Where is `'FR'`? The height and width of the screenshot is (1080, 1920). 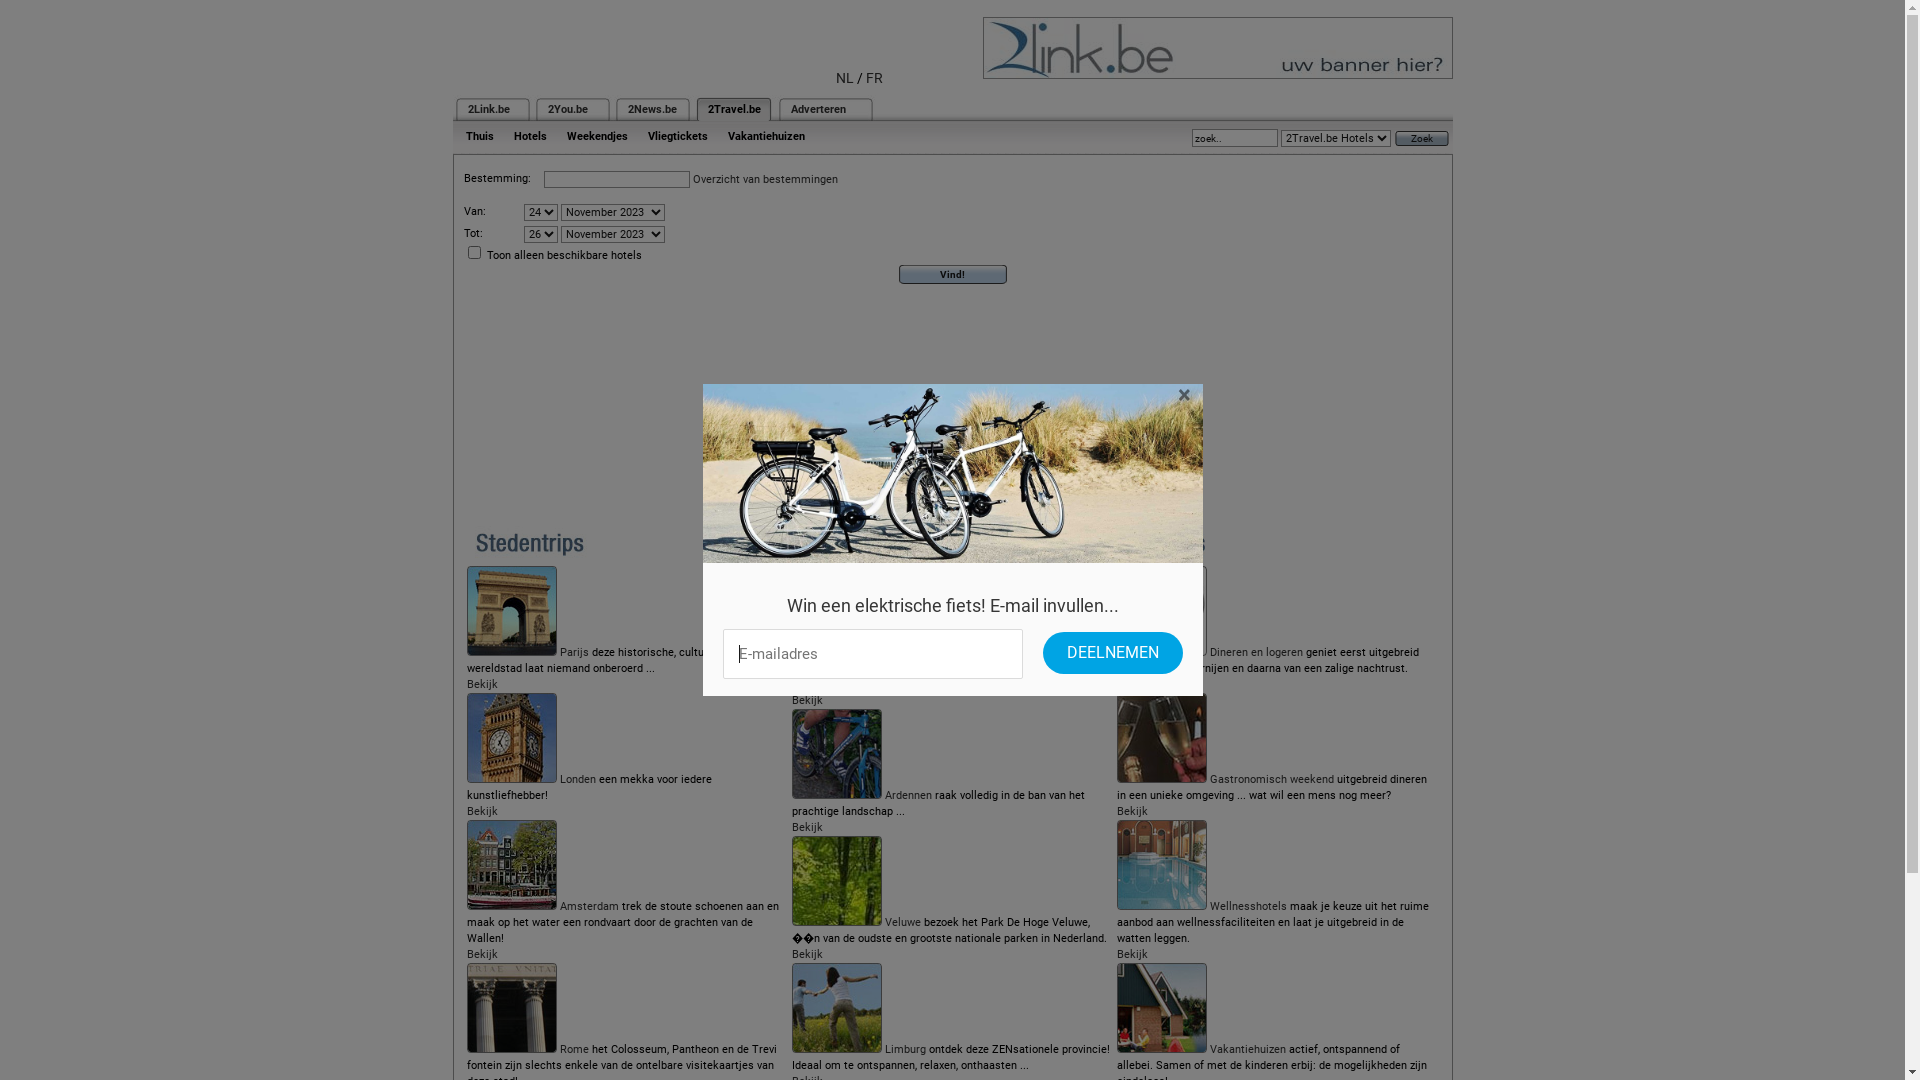
'FR' is located at coordinates (874, 76).